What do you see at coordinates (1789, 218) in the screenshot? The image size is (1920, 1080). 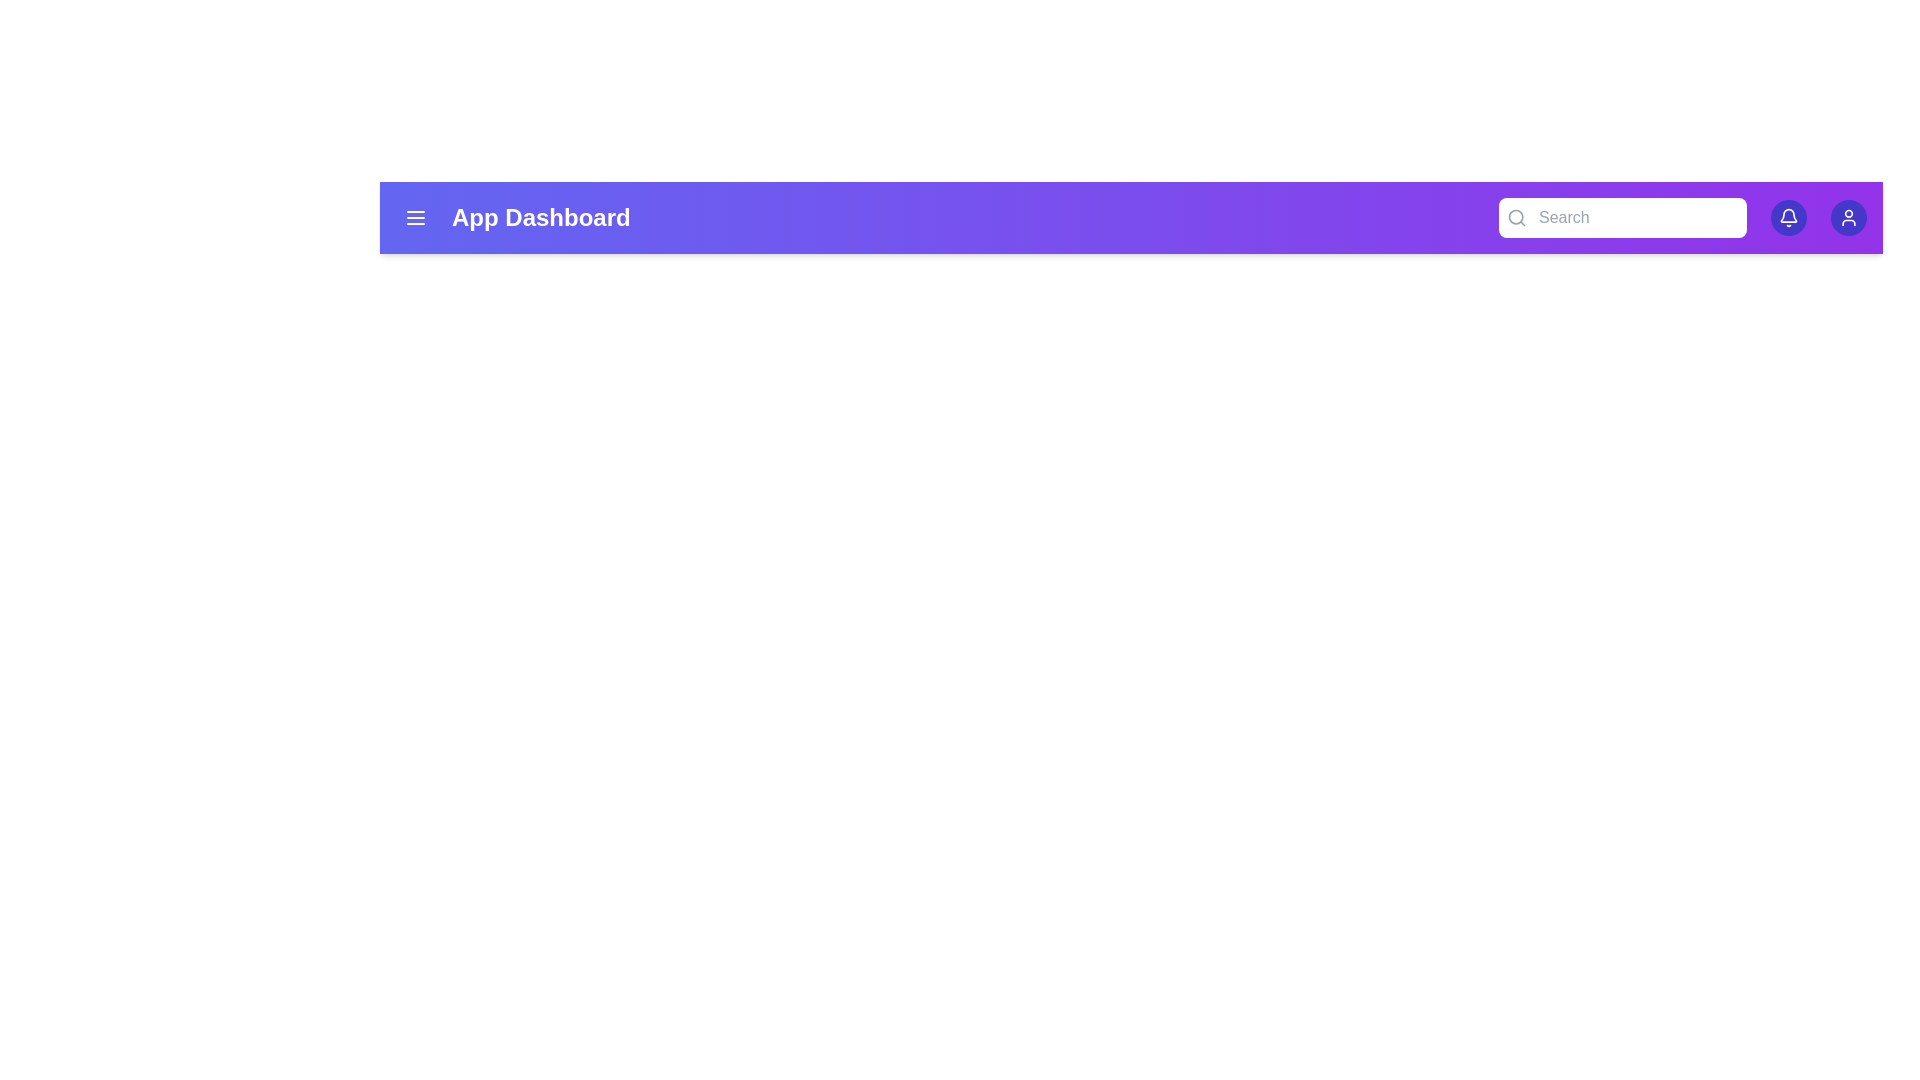 I see `bell icon to view notifications` at bounding box center [1789, 218].